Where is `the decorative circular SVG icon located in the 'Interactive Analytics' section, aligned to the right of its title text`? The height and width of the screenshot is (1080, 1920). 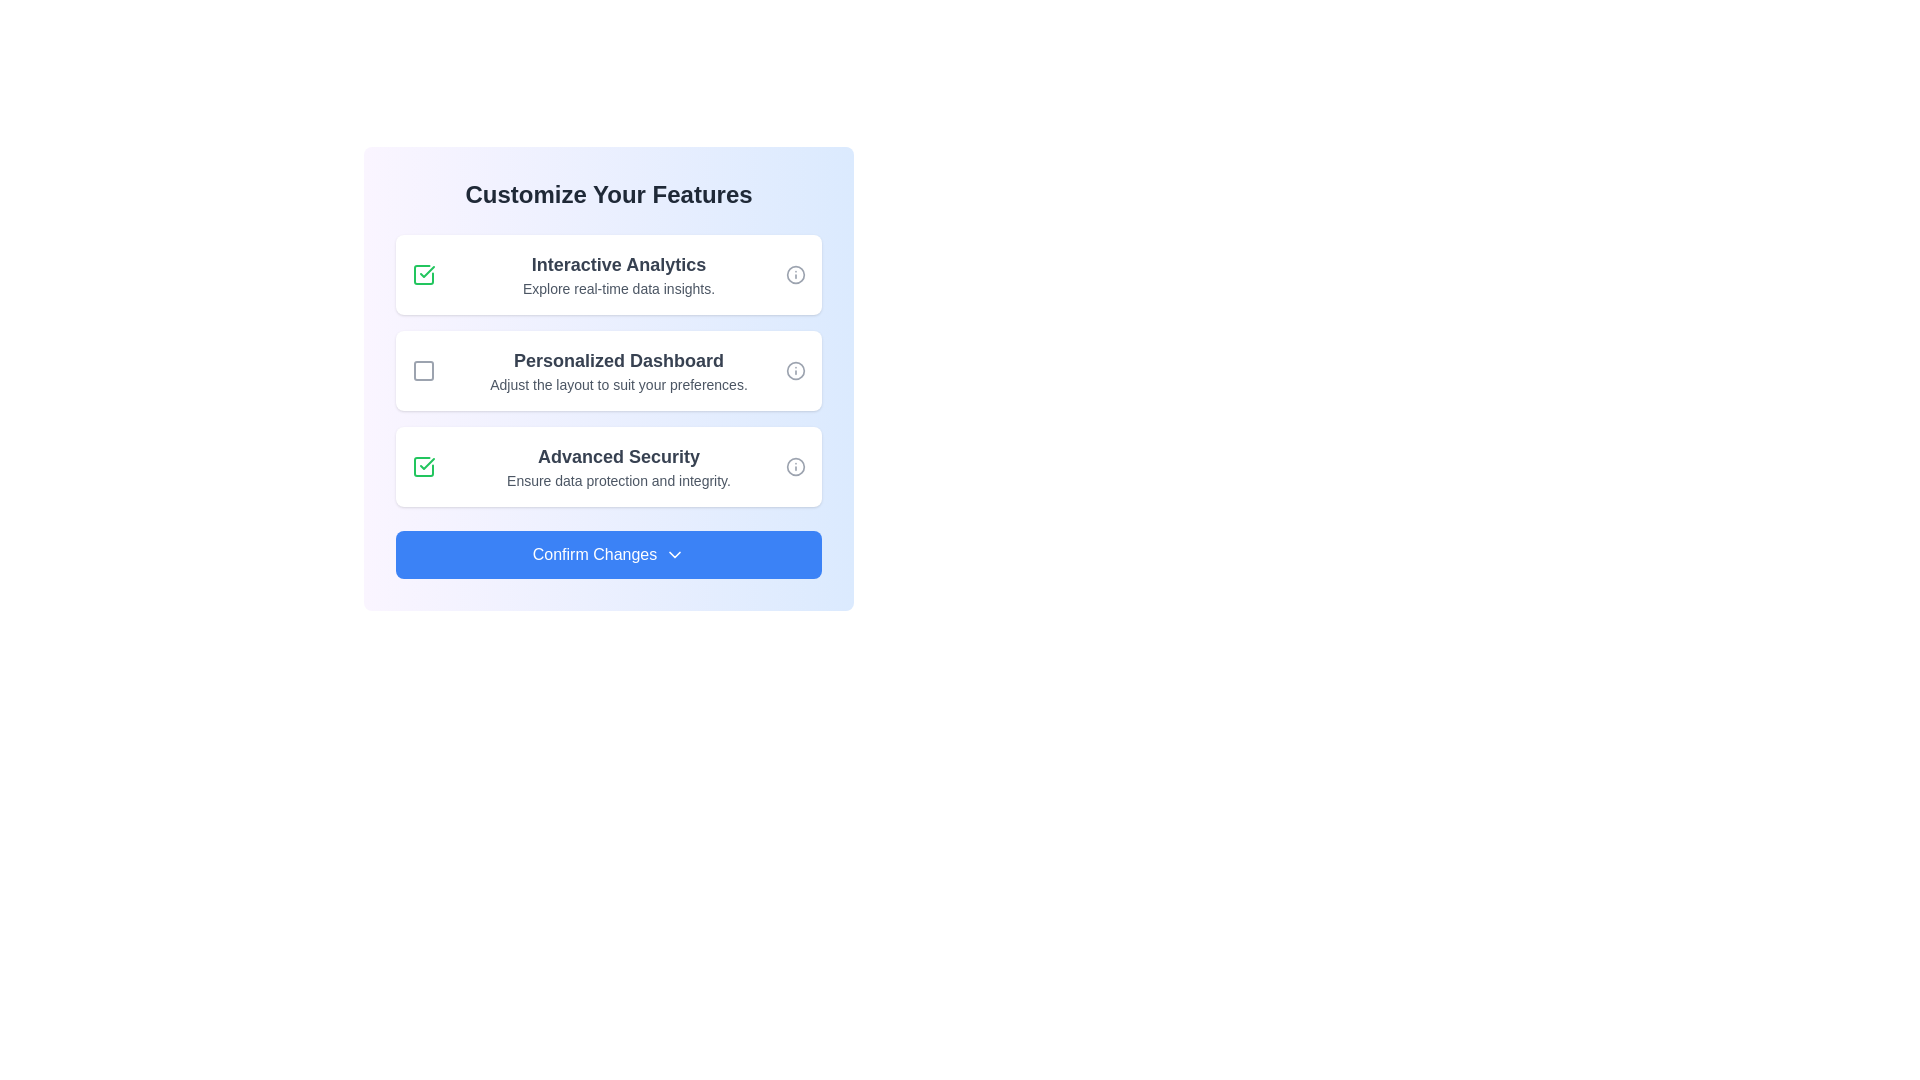
the decorative circular SVG icon located in the 'Interactive Analytics' section, aligned to the right of its title text is located at coordinates (795, 274).